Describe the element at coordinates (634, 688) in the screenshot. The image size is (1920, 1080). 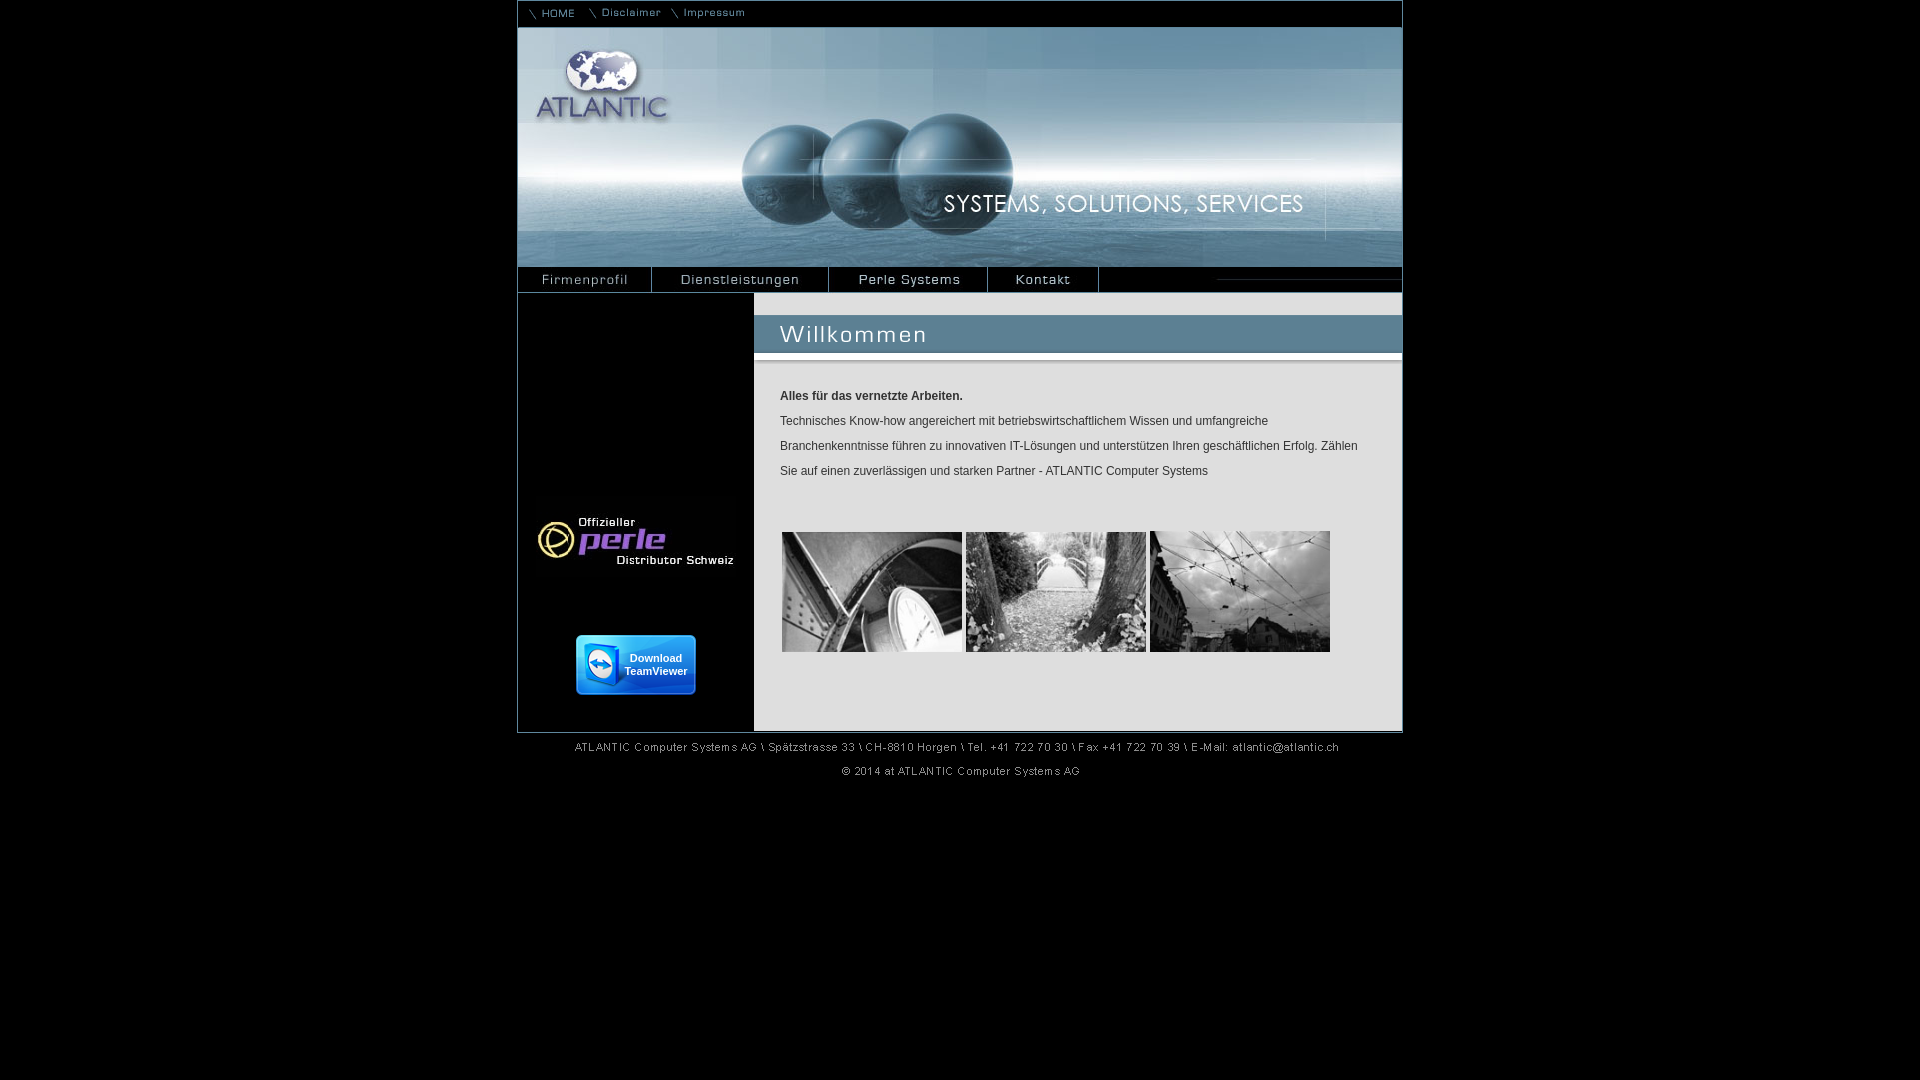
I see `'Download TeamViewer'` at that location.